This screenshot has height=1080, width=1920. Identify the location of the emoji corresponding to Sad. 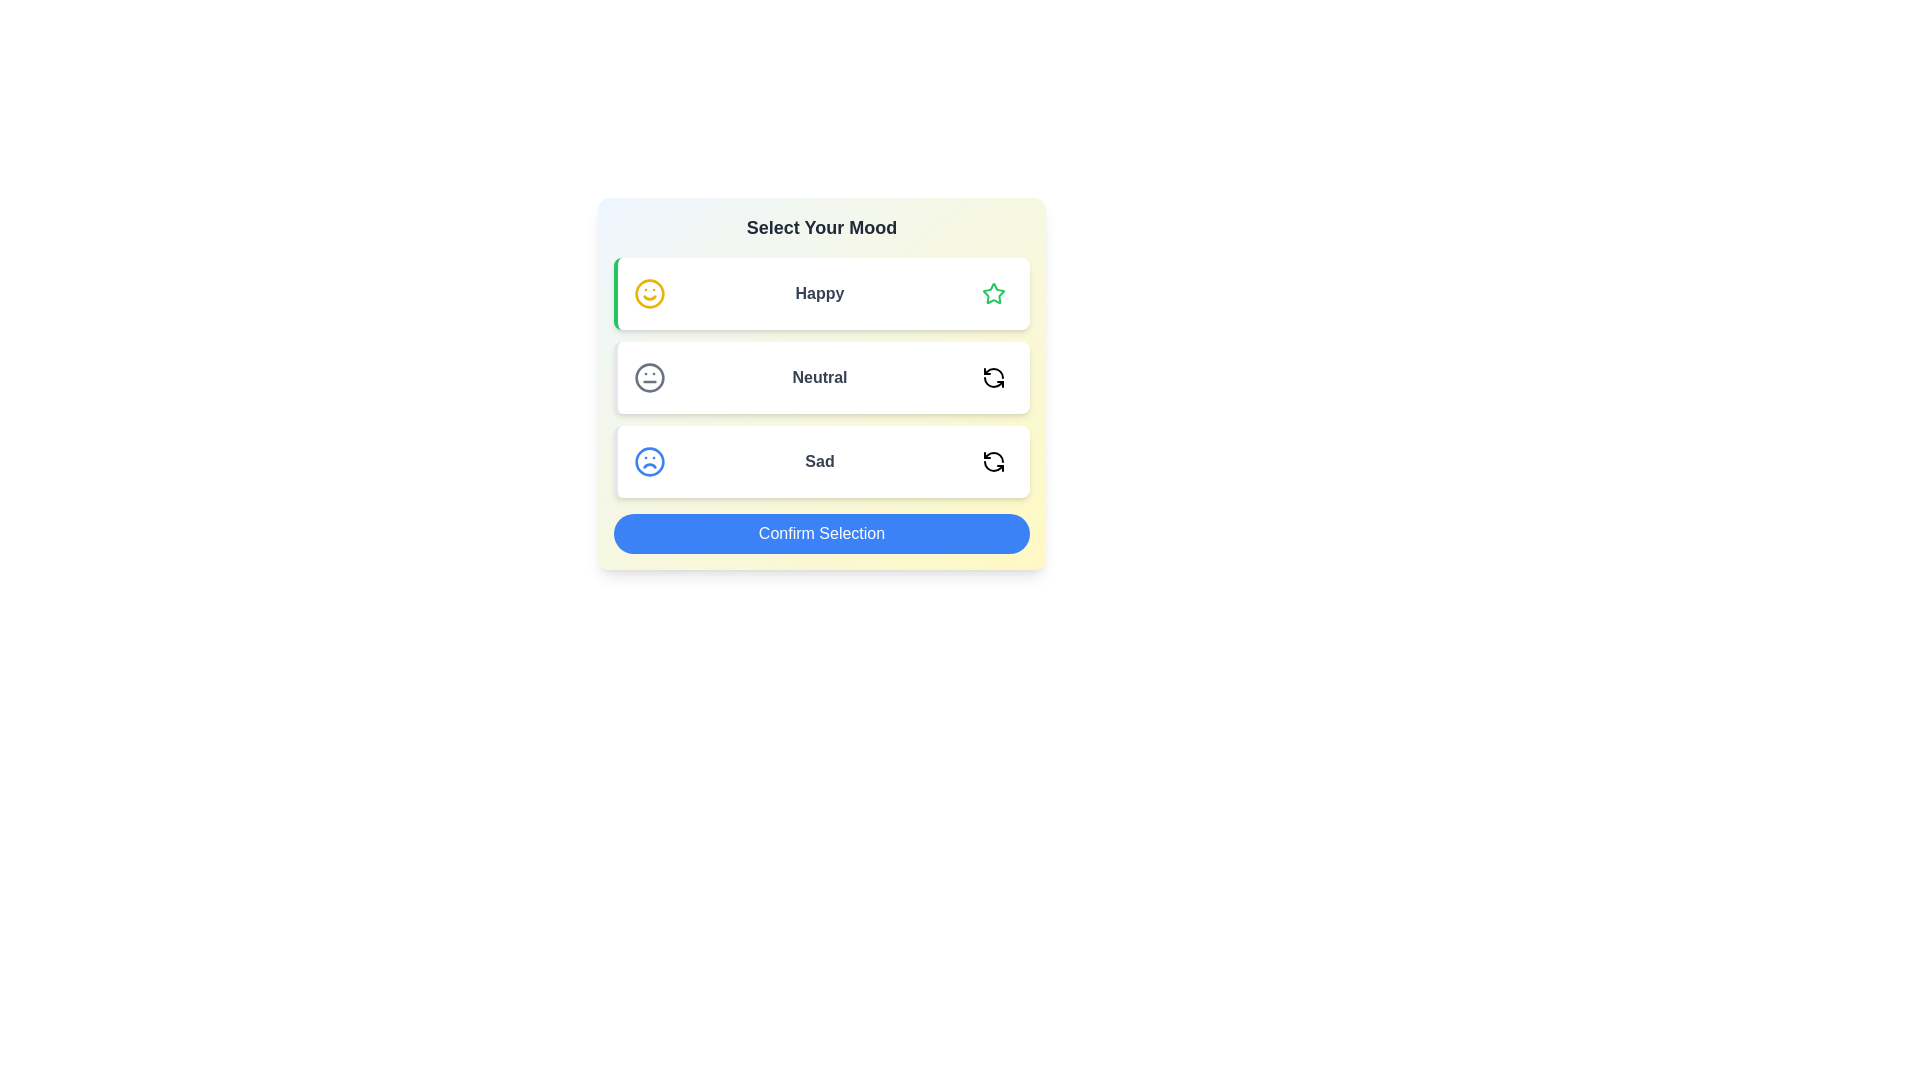
(993, 462).